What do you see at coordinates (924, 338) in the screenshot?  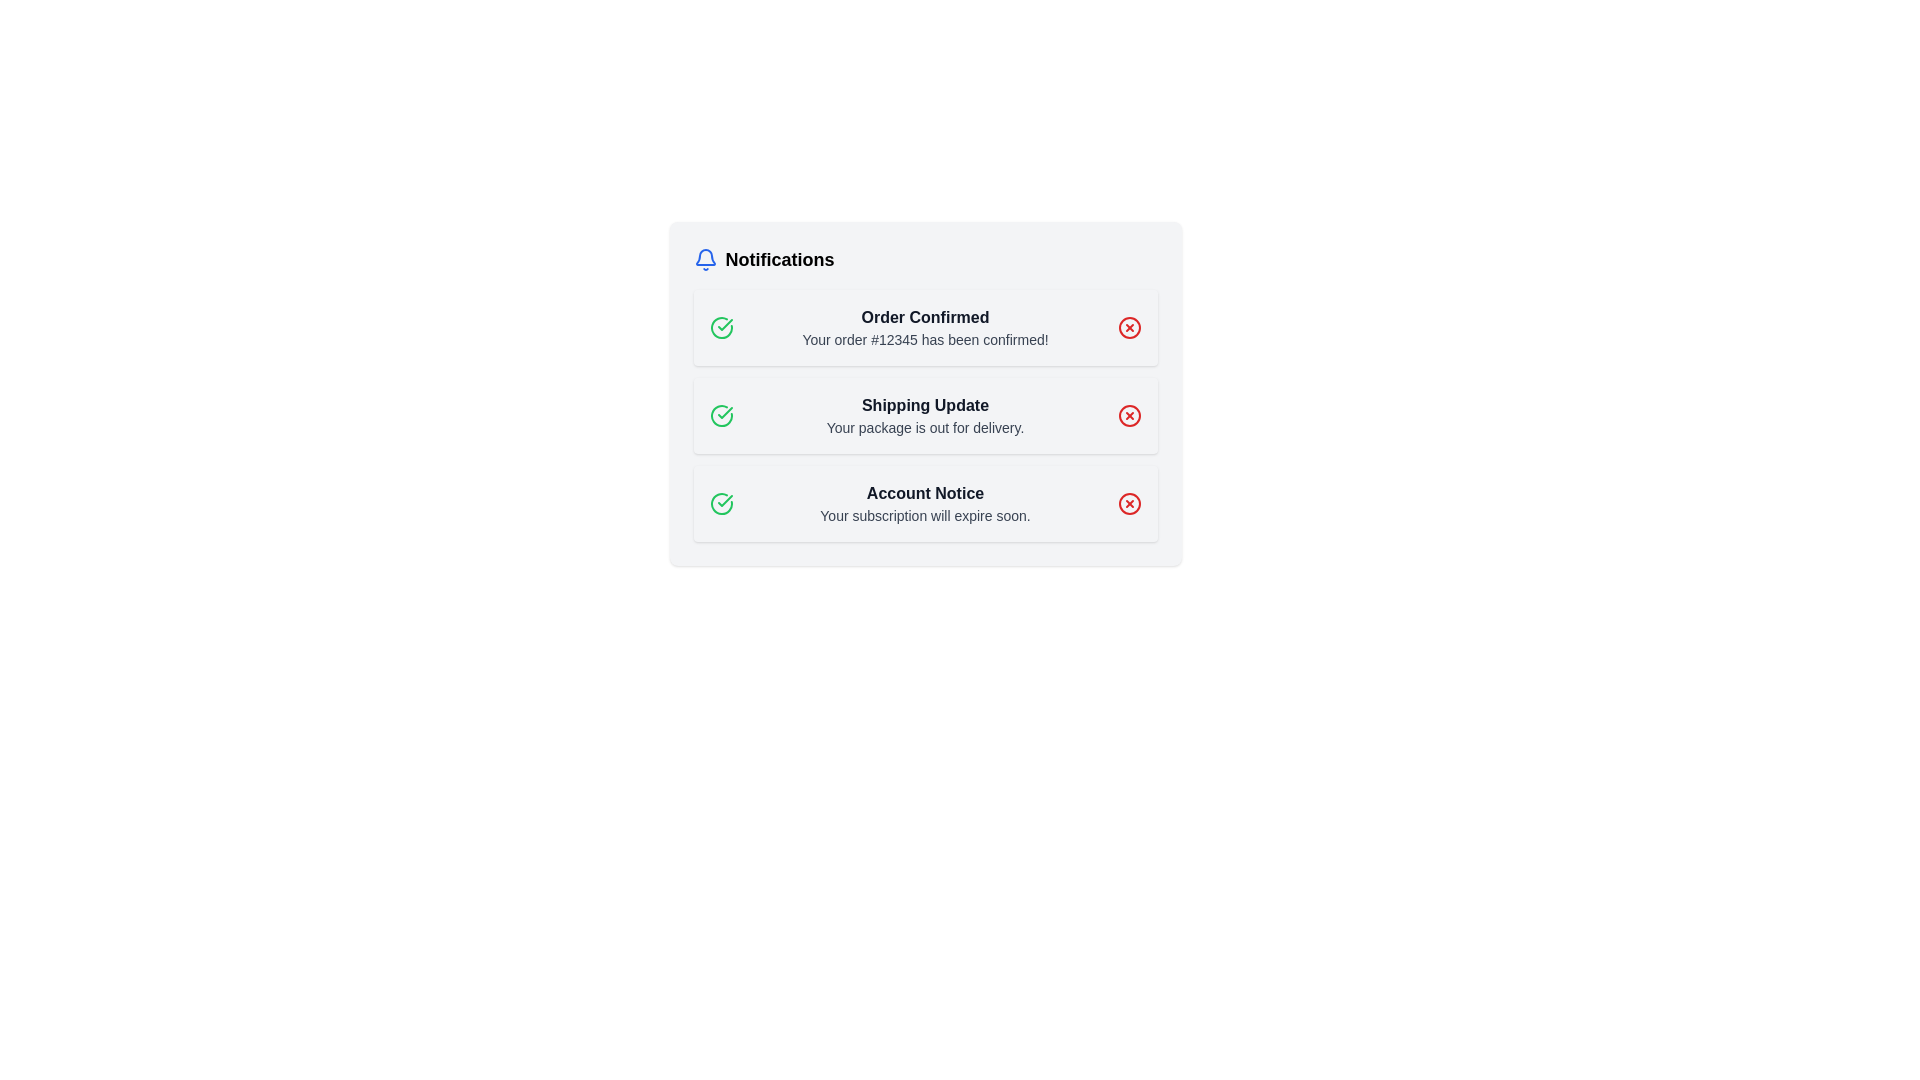 I see `the detailed information text that provides confirmation of the order, including the reference number (#12345), located right below the 'Order Confirmed' text in the topmost notification card` at bounding box center [924, 338].